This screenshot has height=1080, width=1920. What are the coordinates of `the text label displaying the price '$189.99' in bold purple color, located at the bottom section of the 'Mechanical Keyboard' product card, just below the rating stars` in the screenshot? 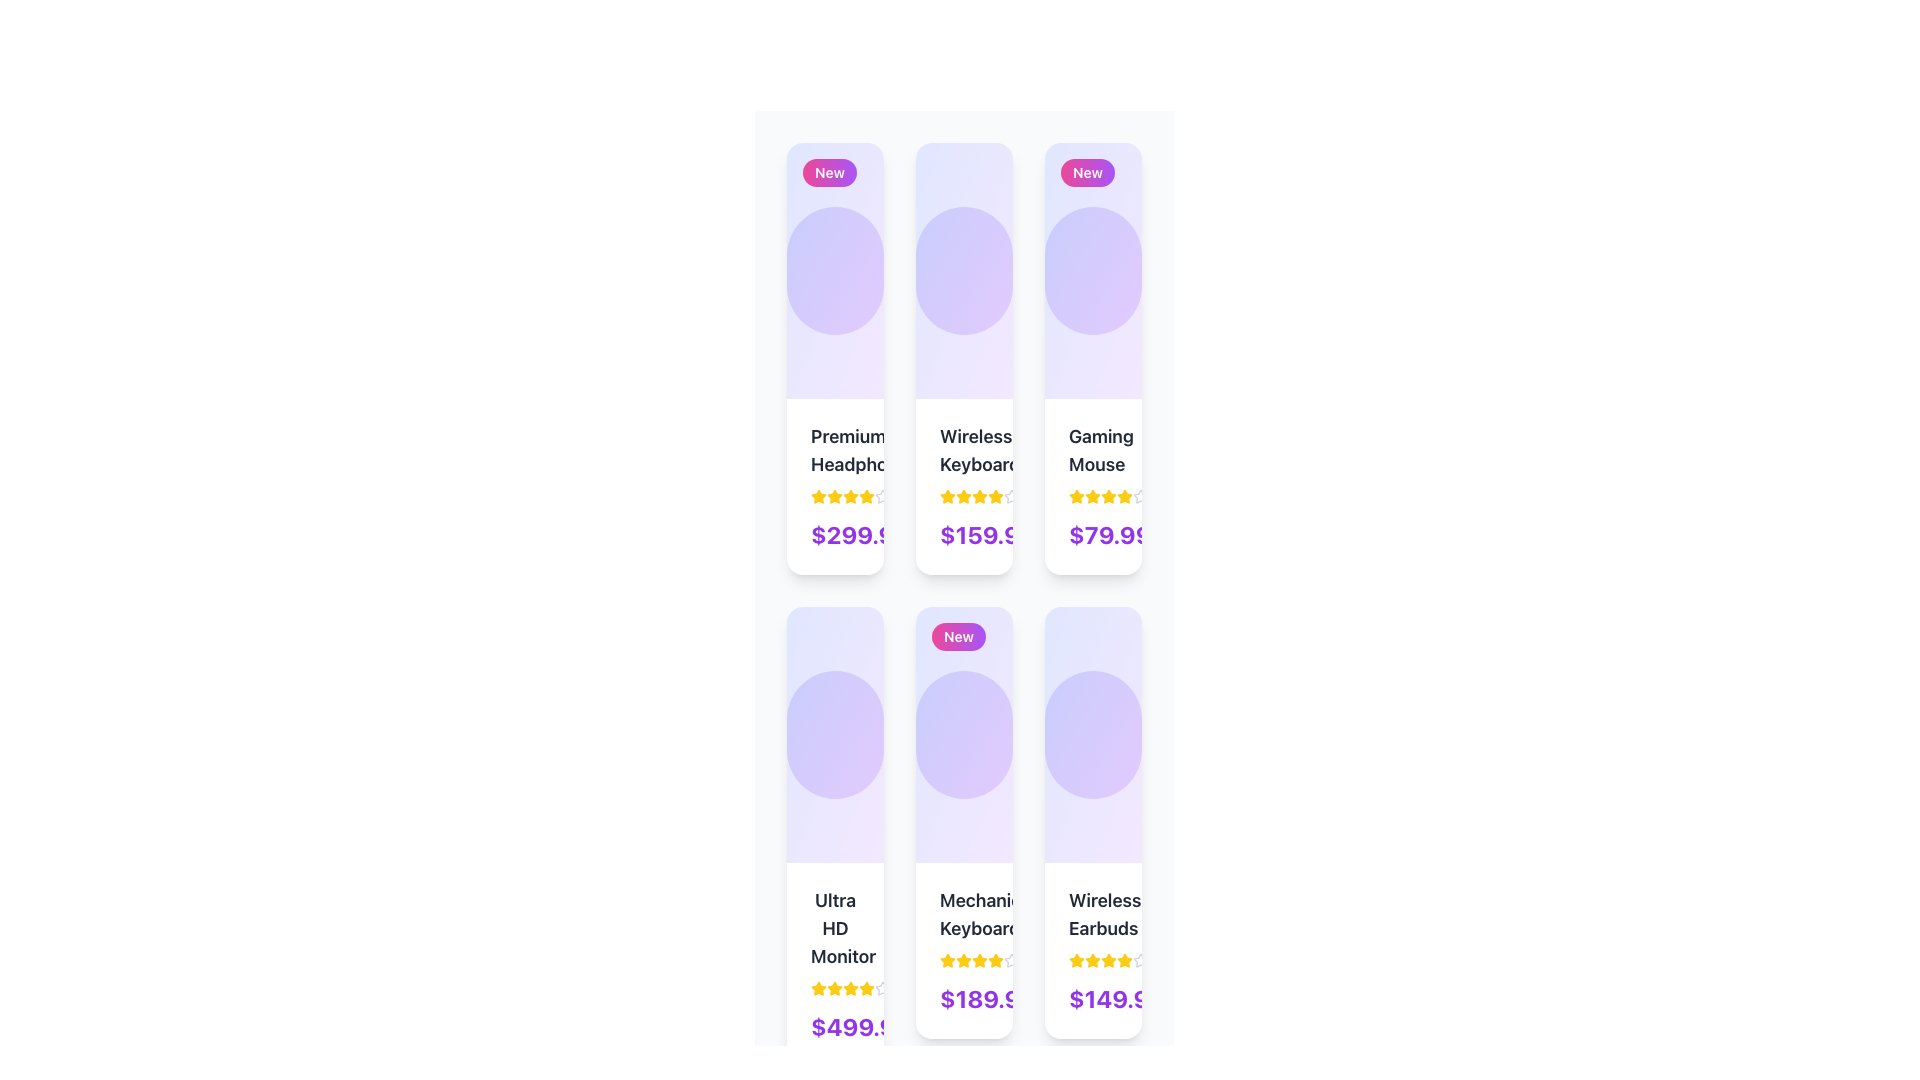 It's located at (964, 999).